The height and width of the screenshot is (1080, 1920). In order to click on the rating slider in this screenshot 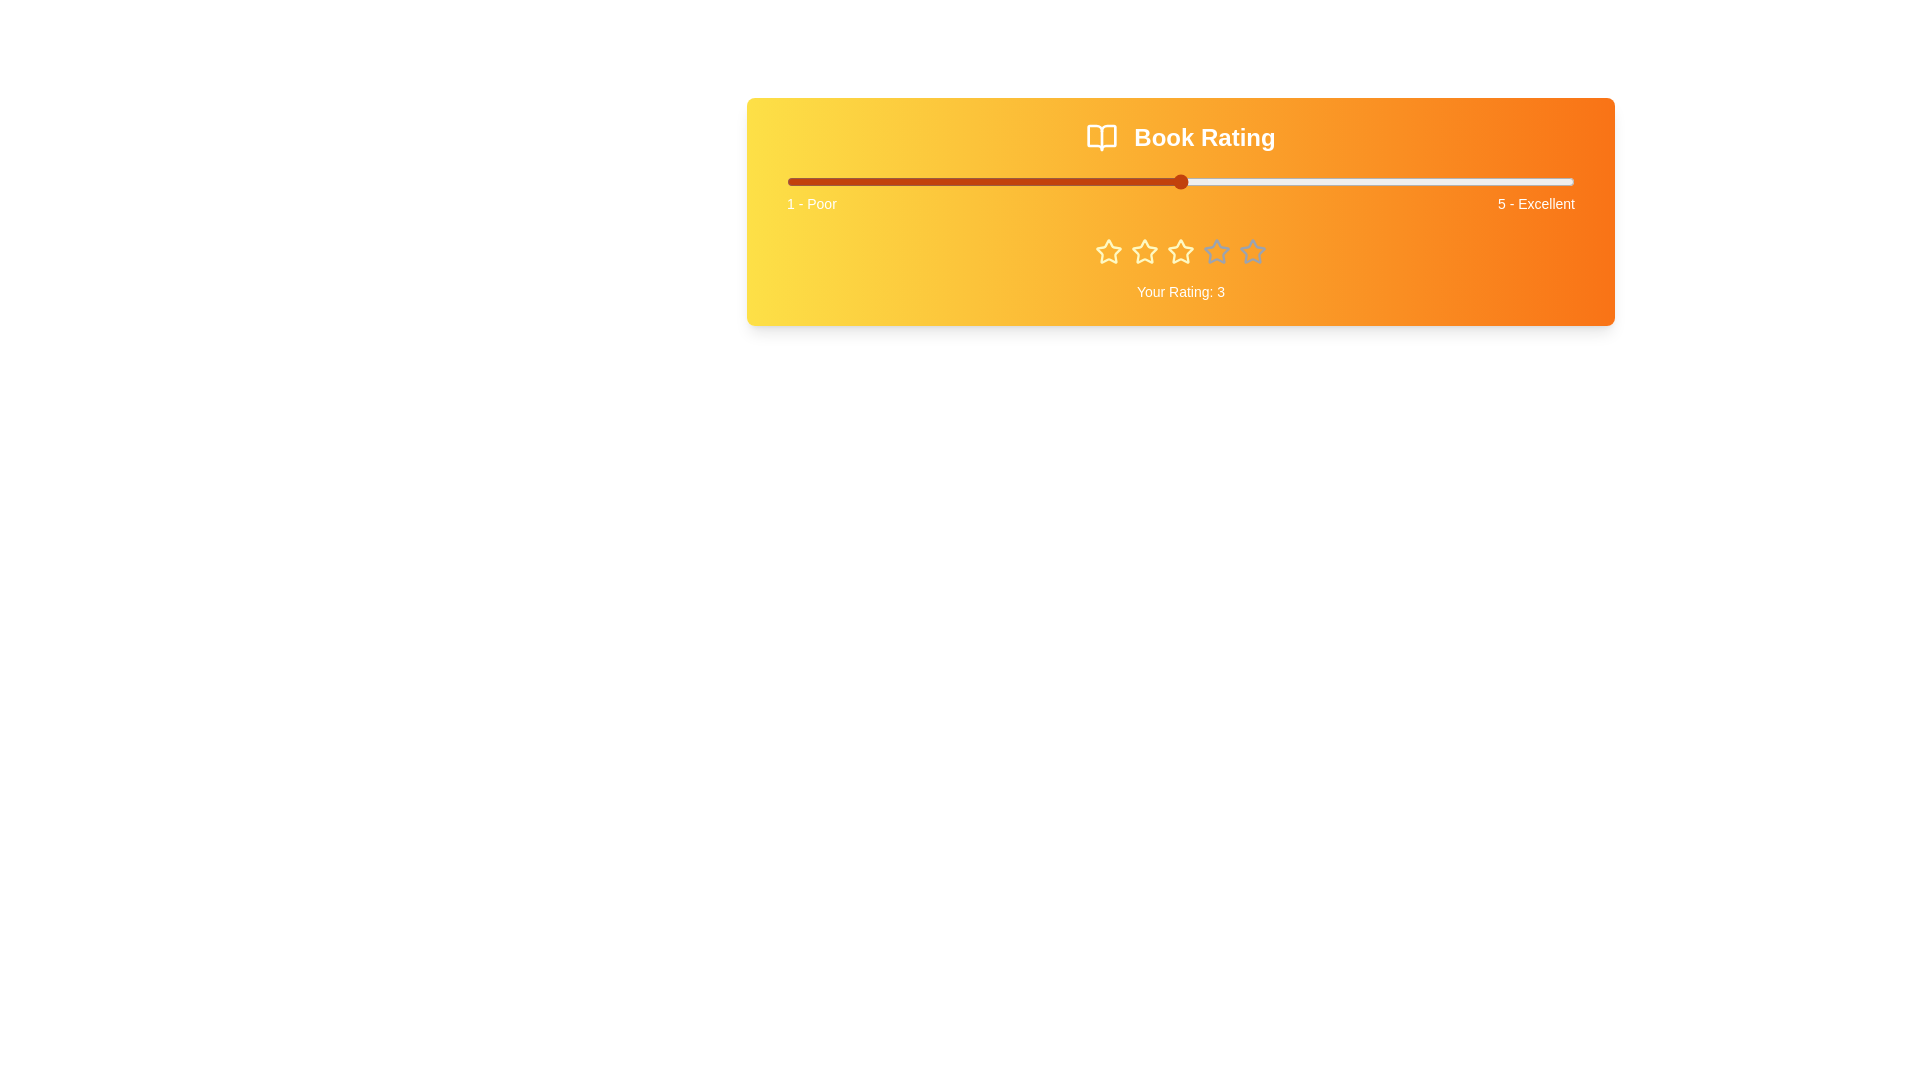, I will do `click(1180, 181)`.